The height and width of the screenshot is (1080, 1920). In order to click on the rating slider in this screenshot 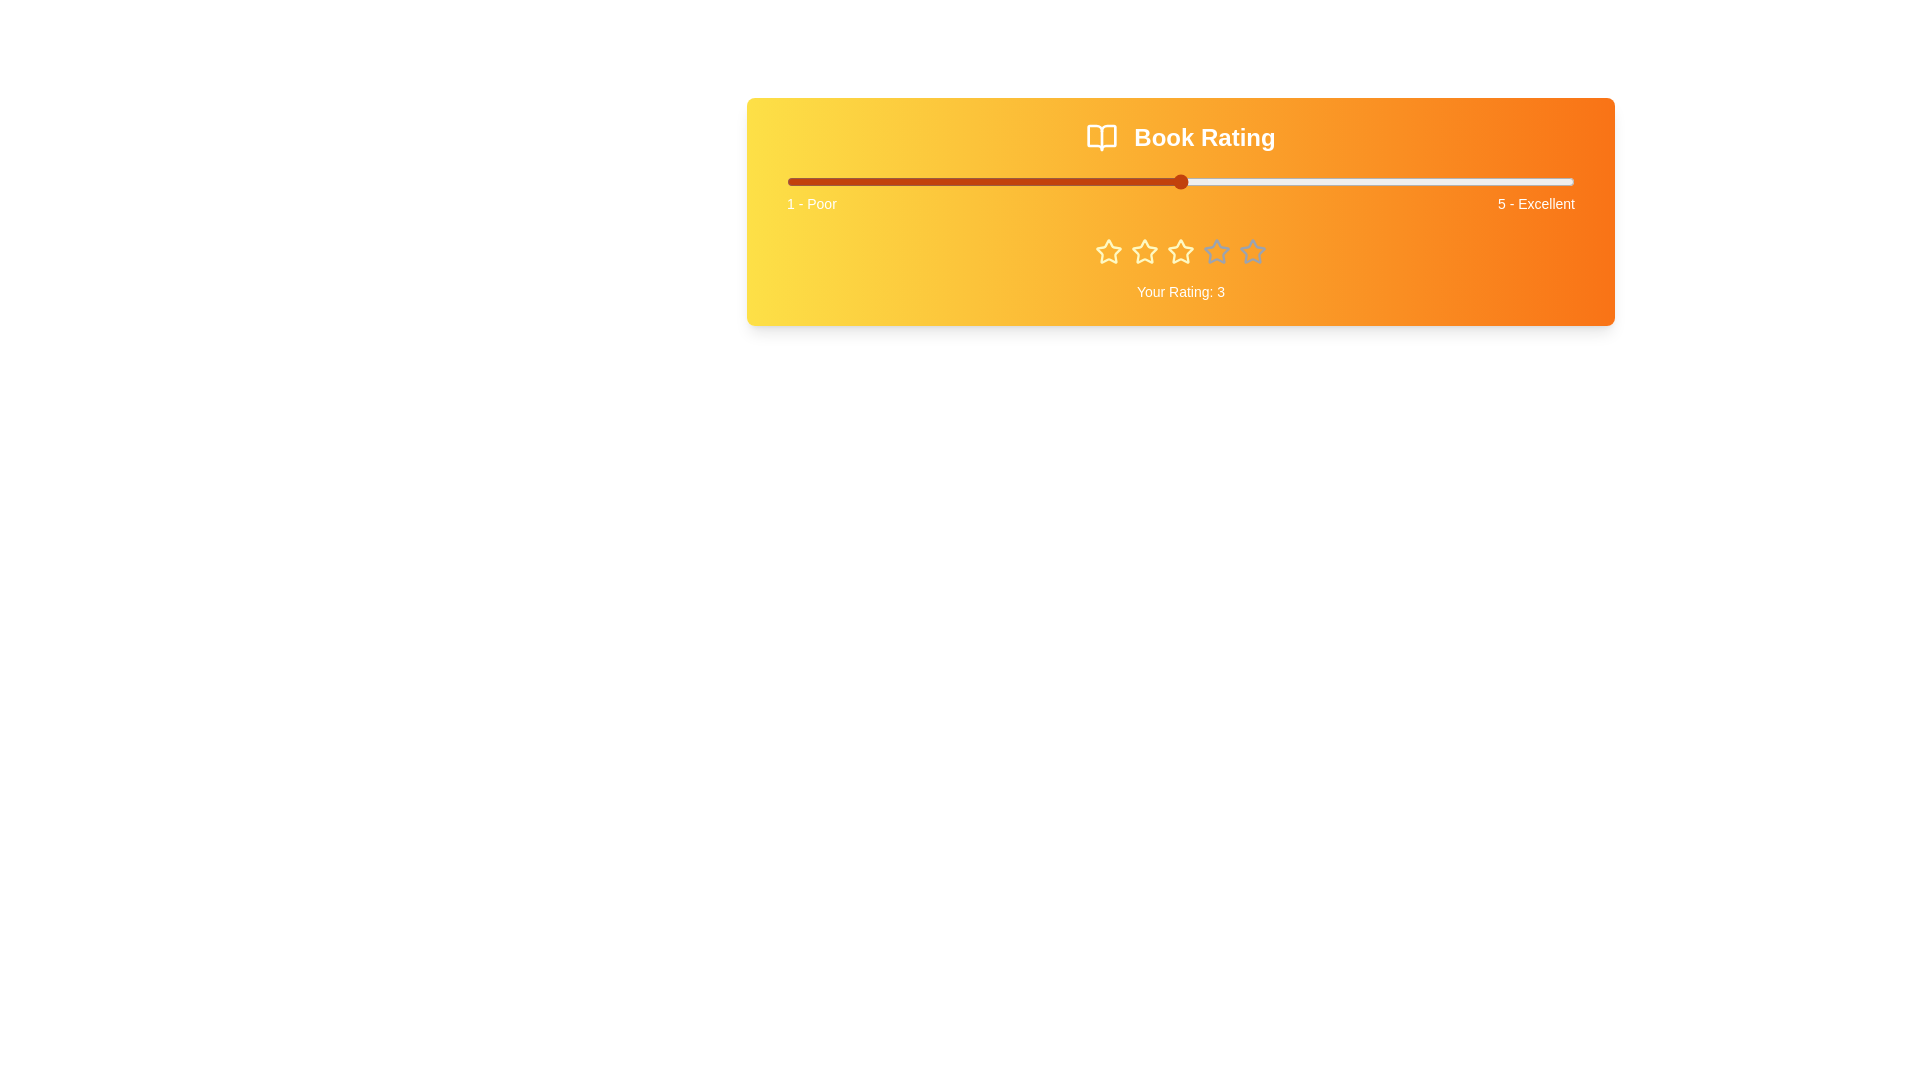, I will do `click(1180, 181)`.